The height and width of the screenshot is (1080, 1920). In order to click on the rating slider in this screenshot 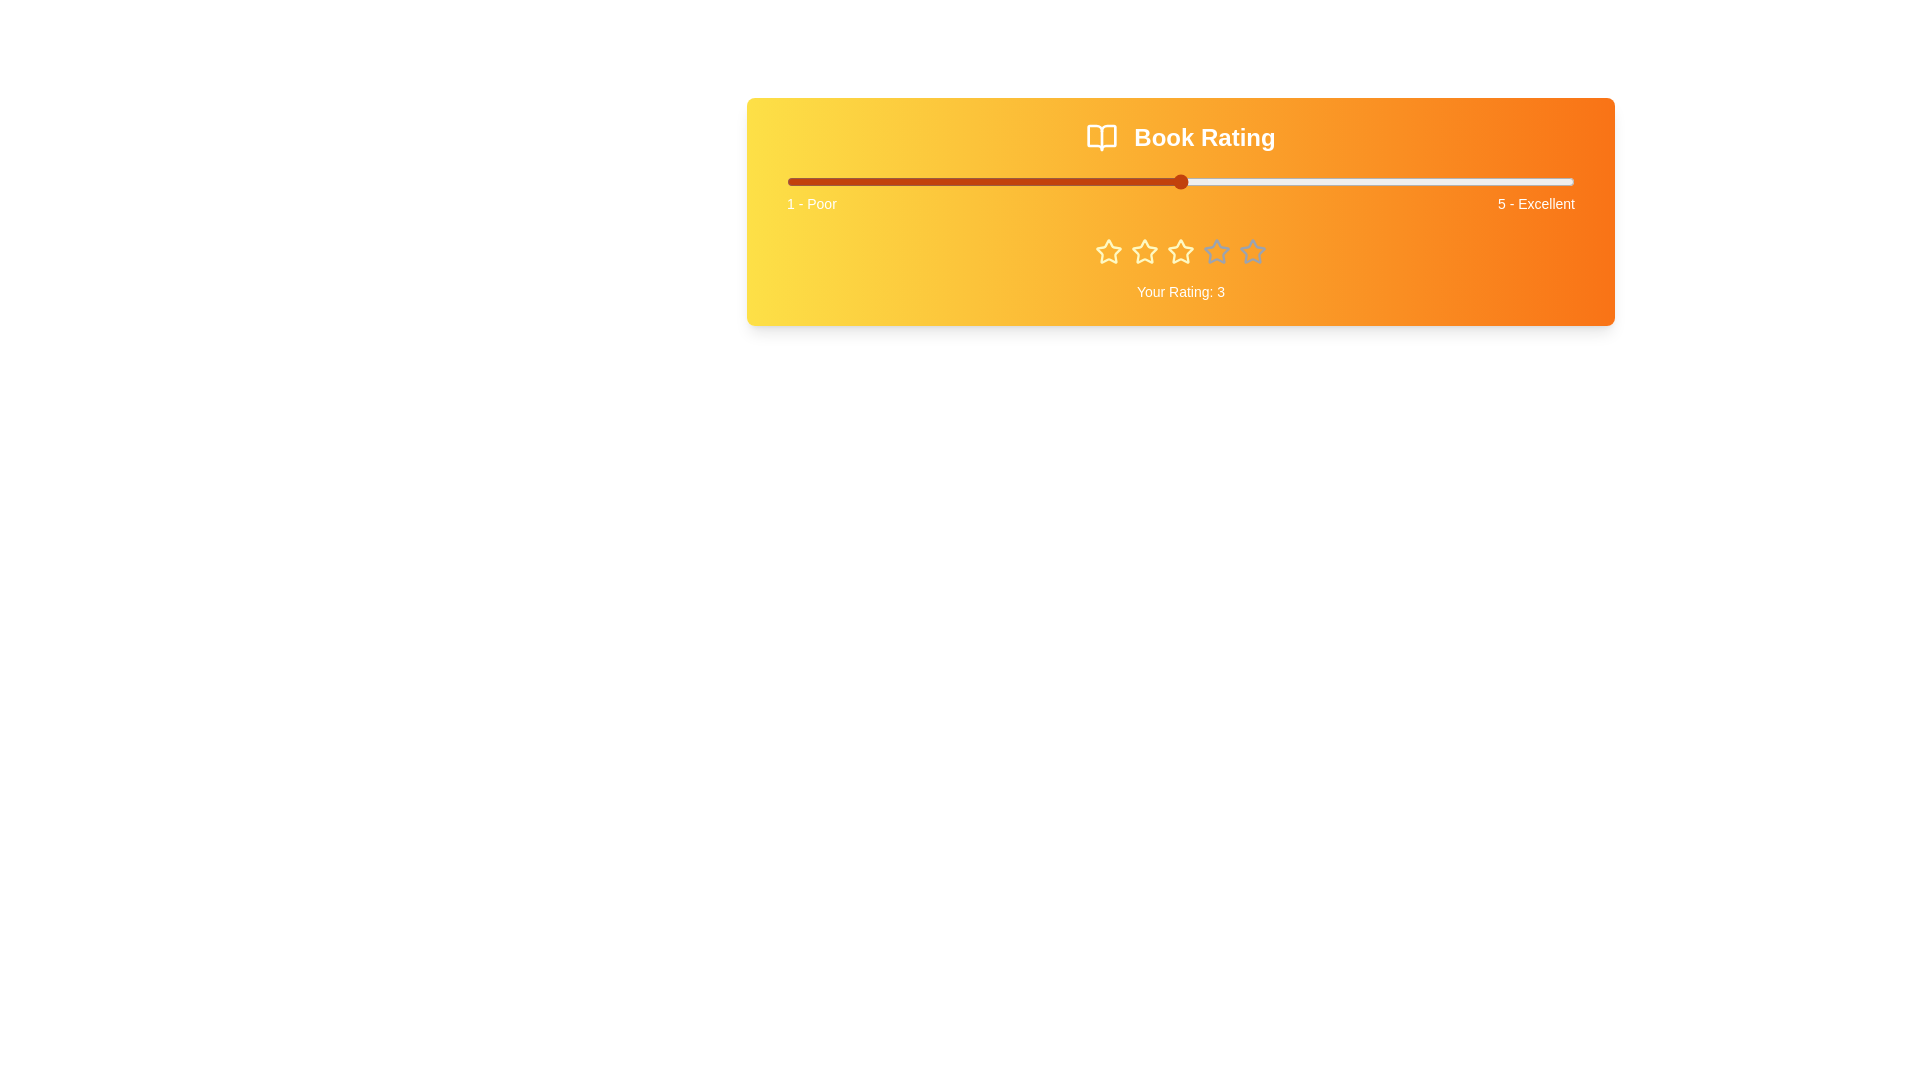, I will do `click(1180, 181)`.